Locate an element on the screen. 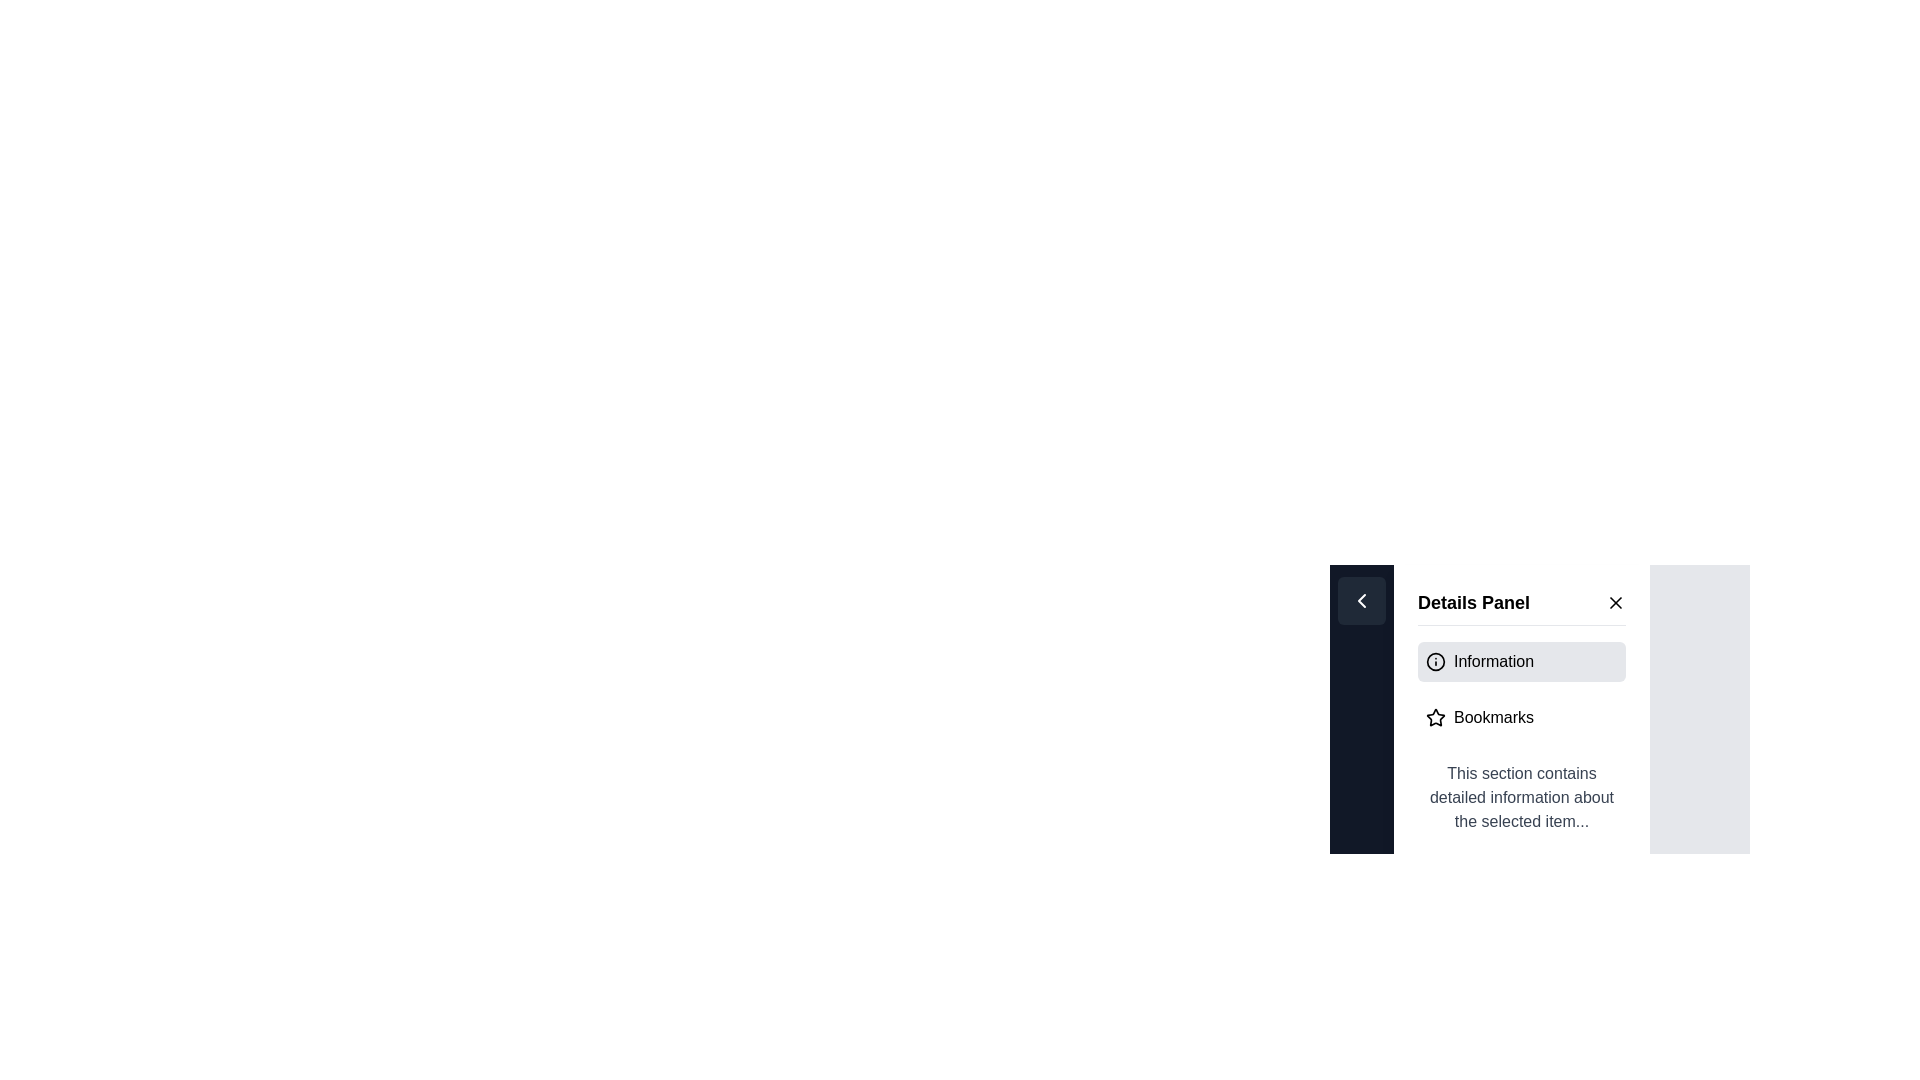 The image size is (1920, 1080). the 'Bookmarks' button, which is the second item in a vertically stacked list within a details panel is located at coordinates (1520, 716).